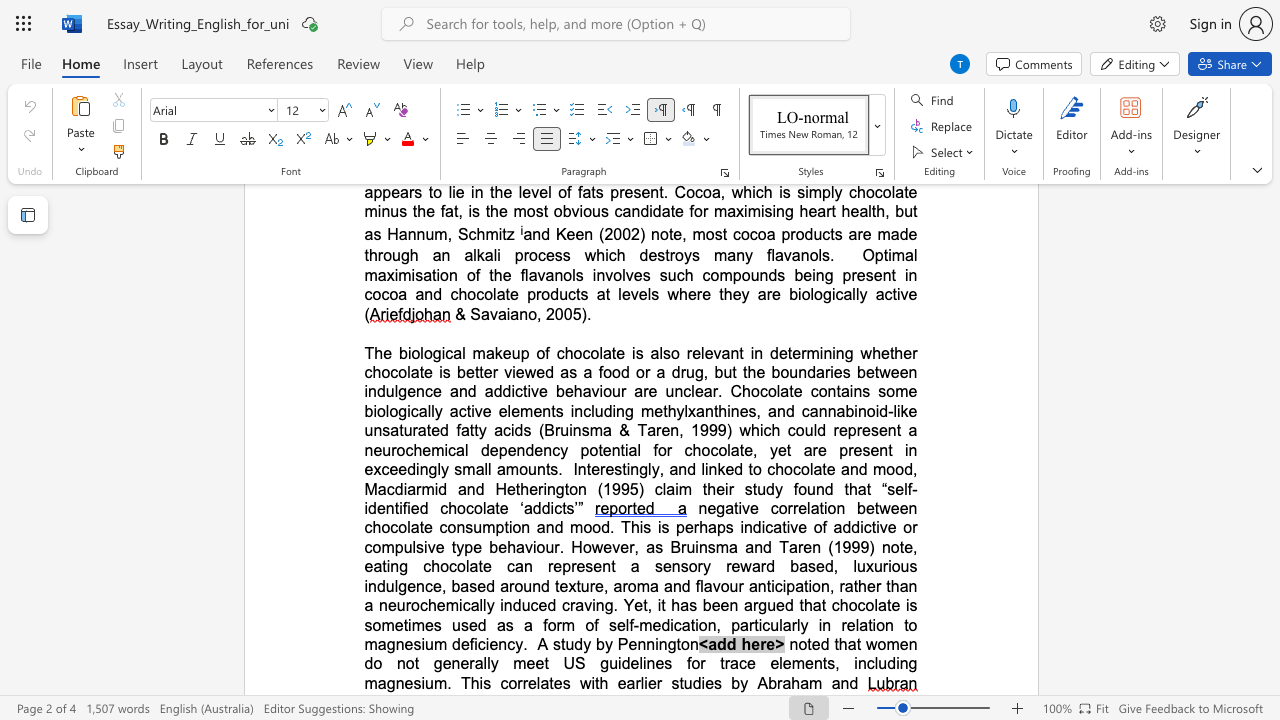 Image resolution: width=1280 pixels, height=720 pixels. What do you see at coordinates (654, 211) in the screenshot?
I see `the space between the continuous character "i" and "d" in the text` at bounding box center [654, 211].